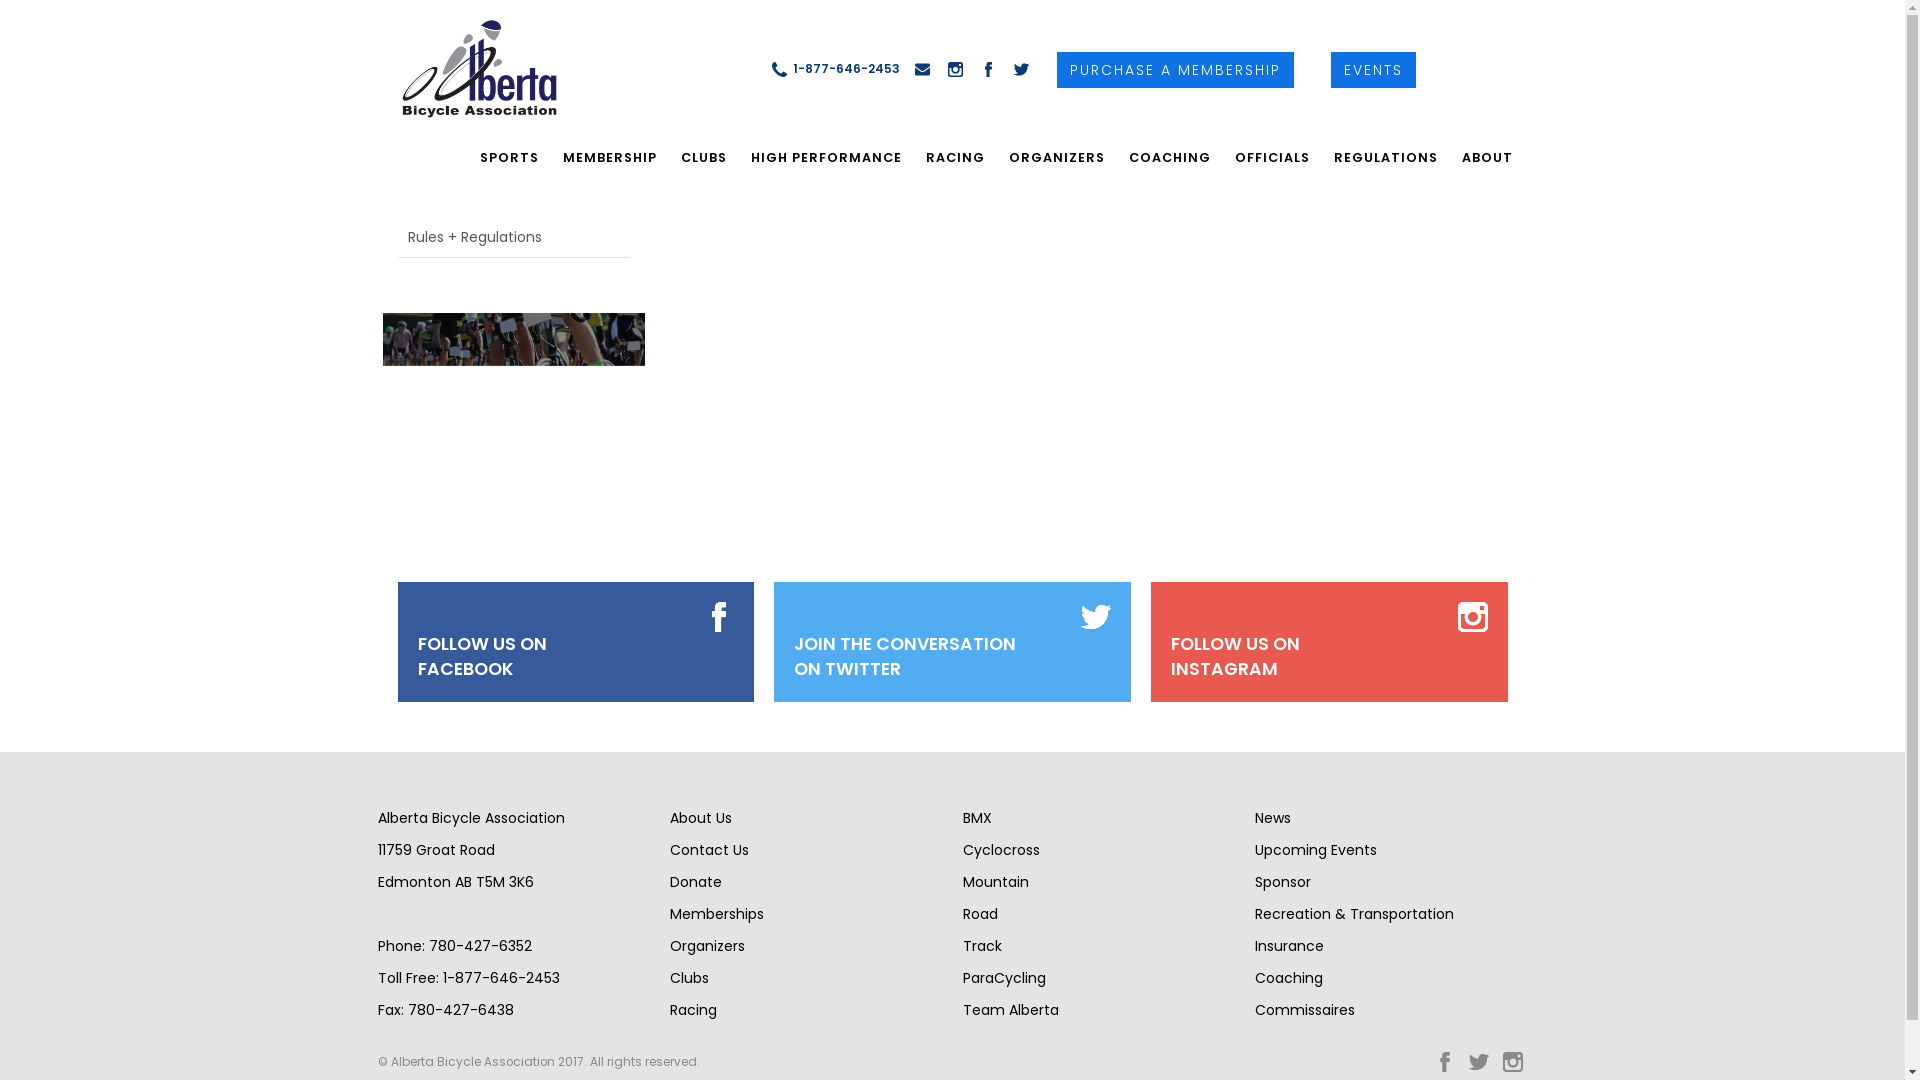 The width and height of the screenshot is (1920, 1080). I want to click on 'Team Alberta', so click(961, 1010).